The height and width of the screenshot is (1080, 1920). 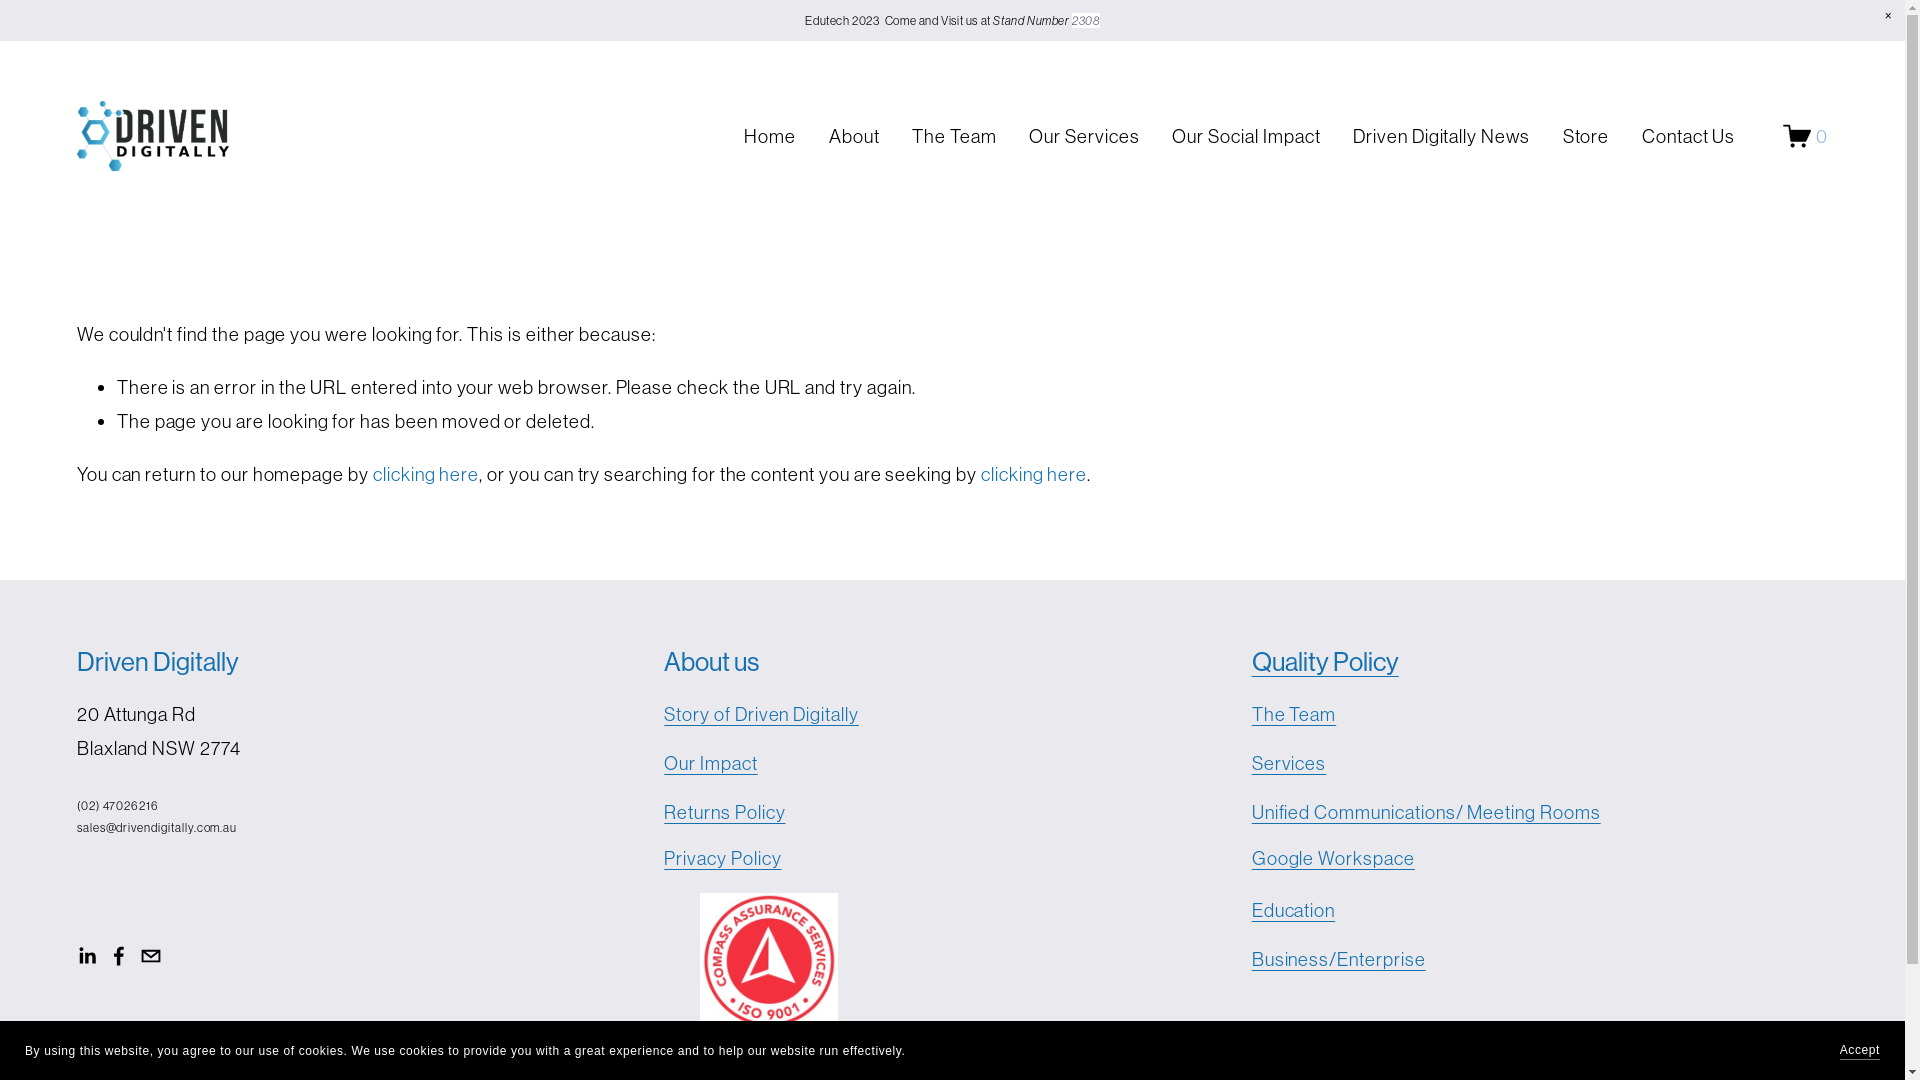 What do you see at coordinates (1294, 712) in the screenshot?
I see `'The Team'` at bounding box center [1294, 712].